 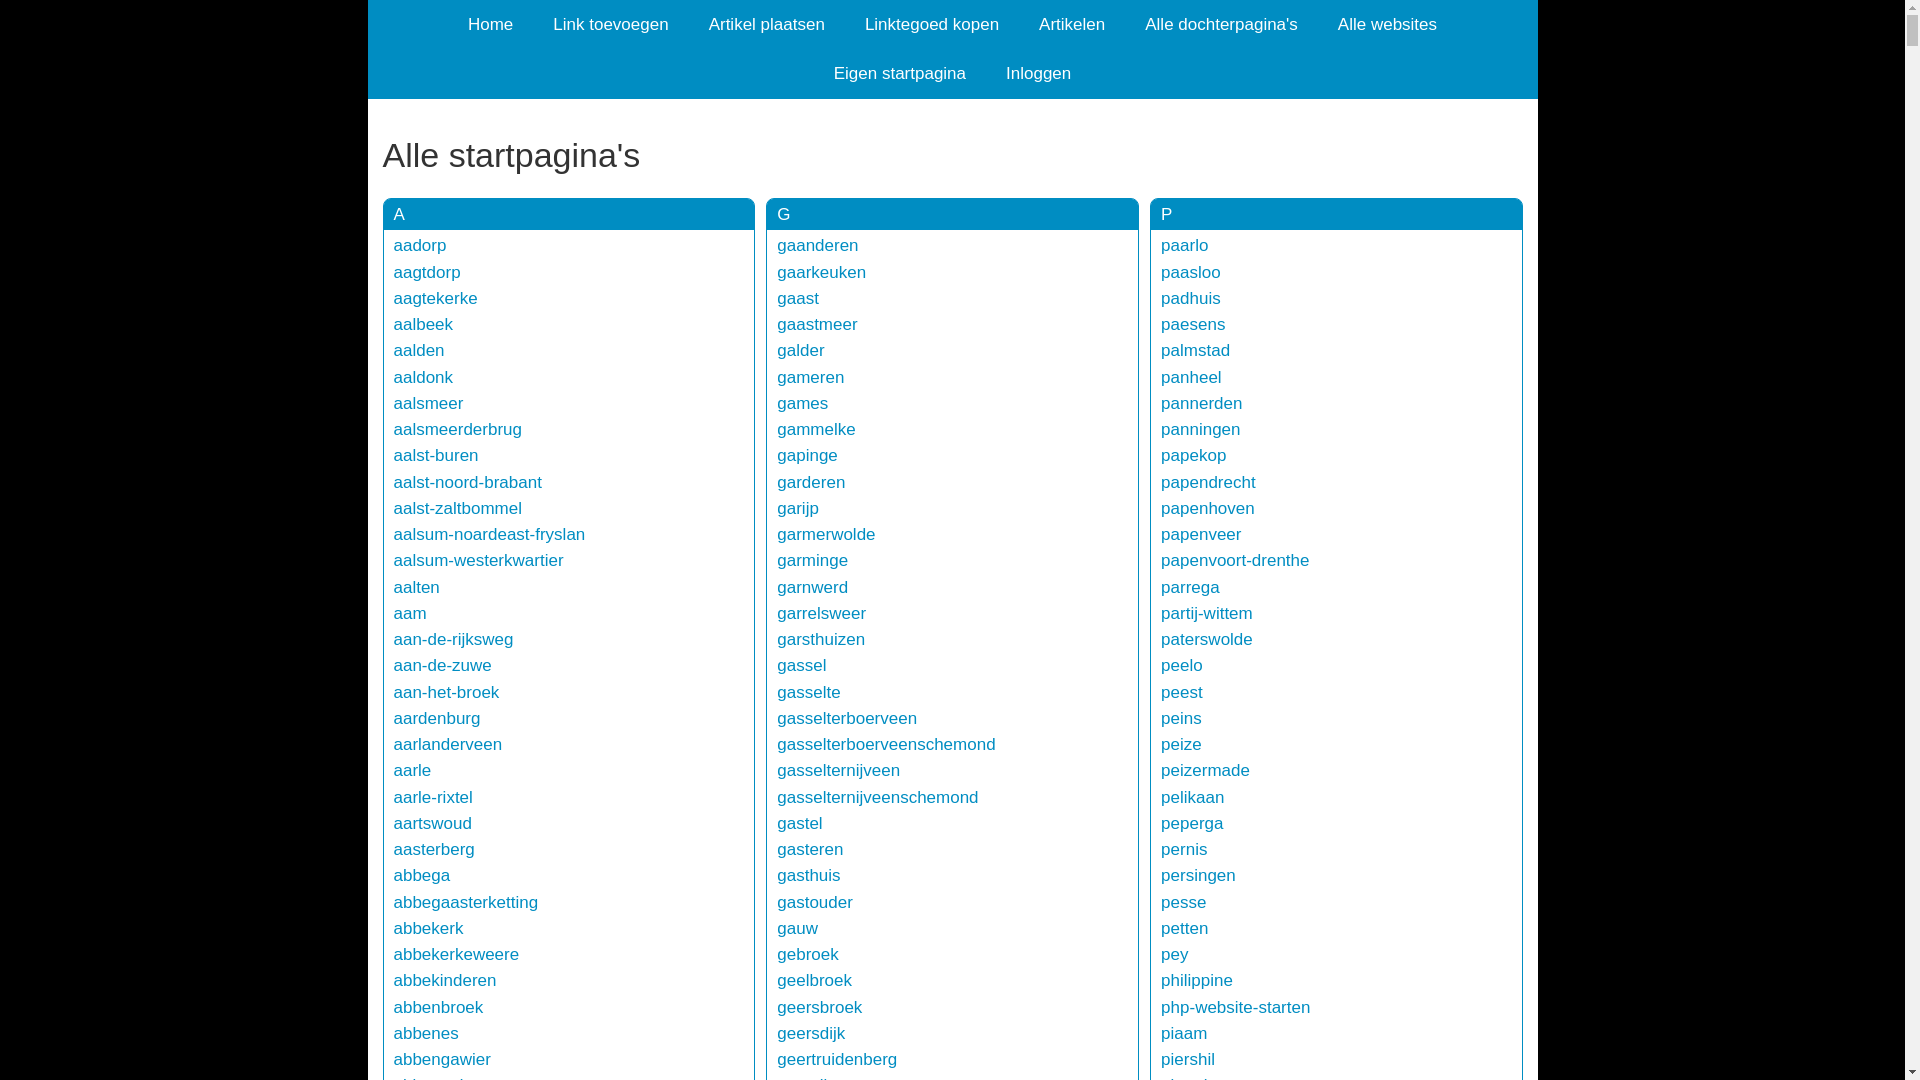 I want to click on 'pesse', so click(x=1183, y=902).